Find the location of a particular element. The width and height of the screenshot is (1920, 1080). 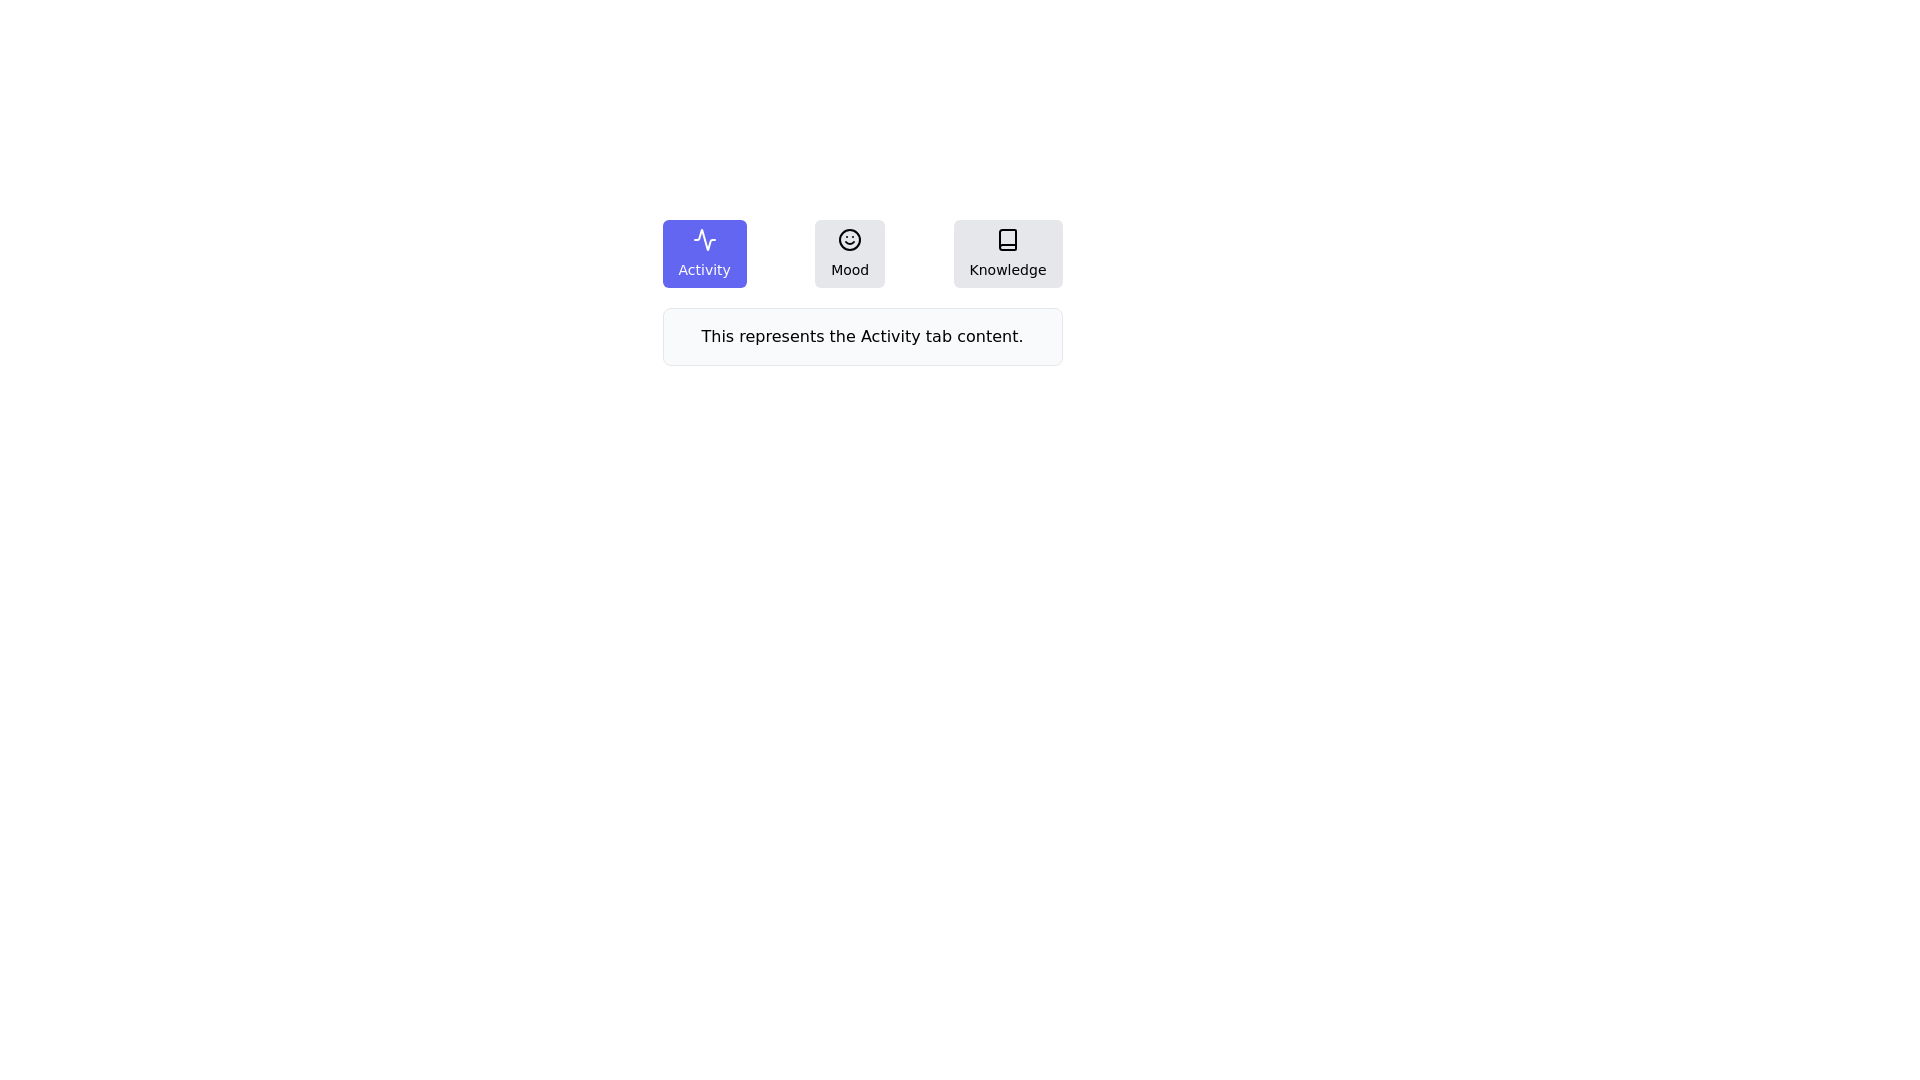

the 'Activity' tab icon located at the leftmost position in the row of three tabs is located at coordinates (704, 238).